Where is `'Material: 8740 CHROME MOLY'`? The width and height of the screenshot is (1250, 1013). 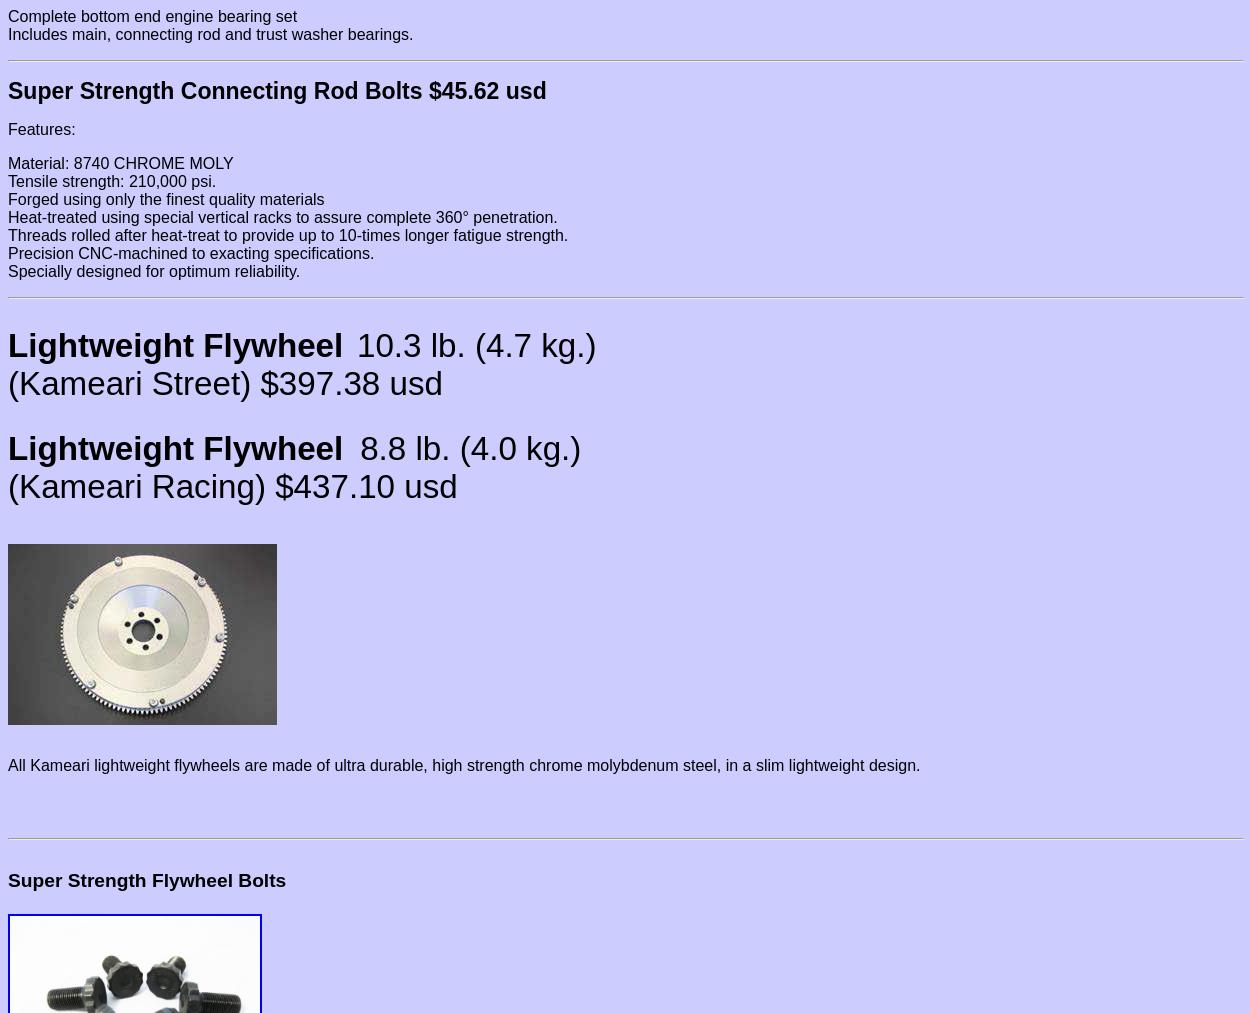
'Material: 8740 CHROME MOLY' is located at coordinates (119, 163).